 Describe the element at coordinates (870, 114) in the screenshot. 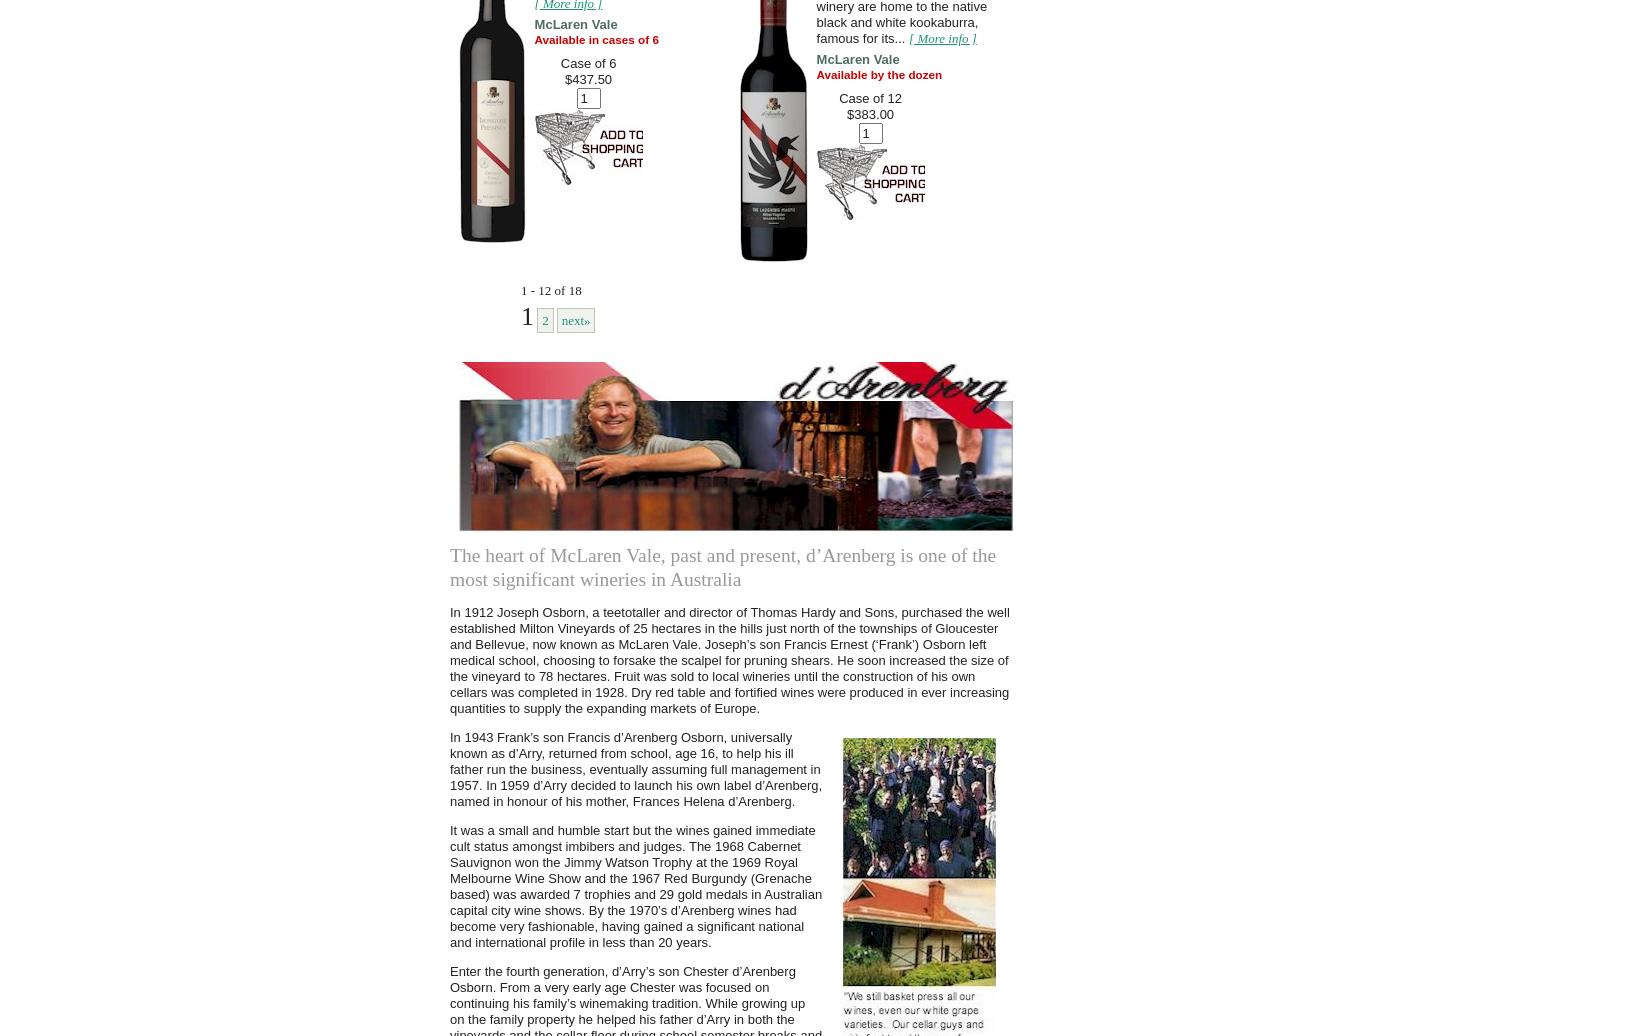

I see `'$383.00'` at that location.